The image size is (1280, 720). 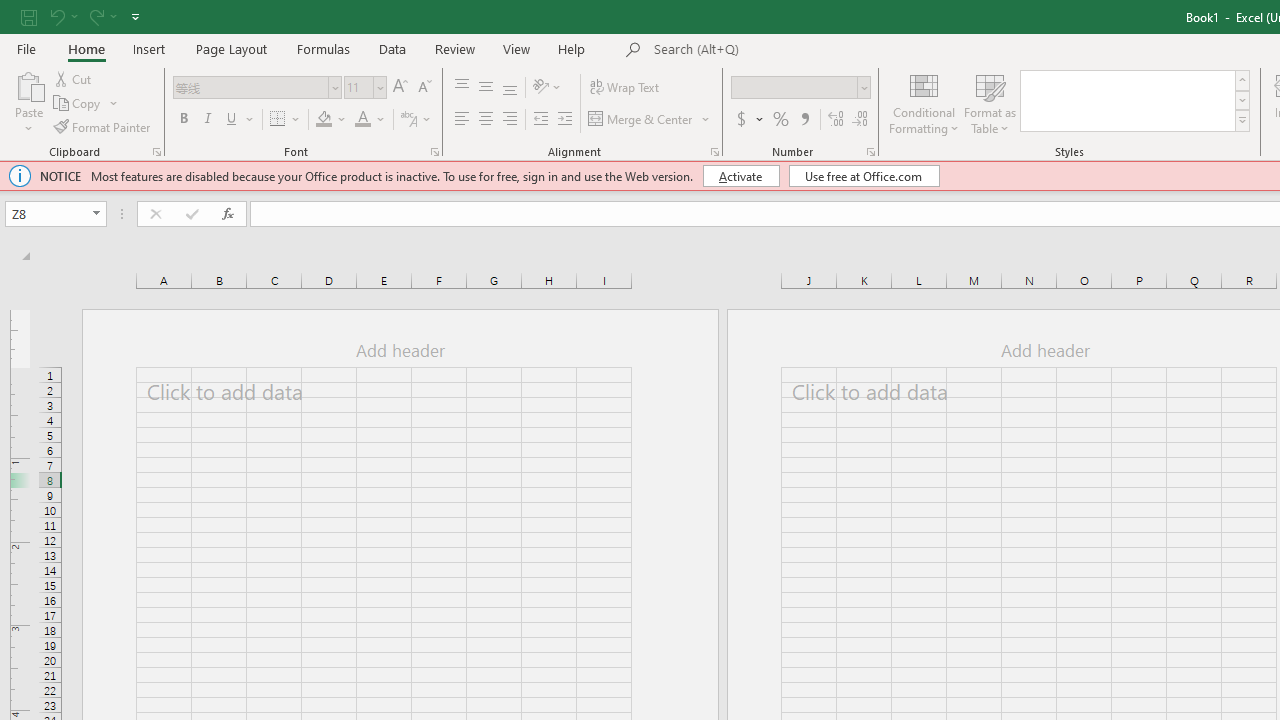 I want to click on 'Font Color', so click(x=370, y=119).